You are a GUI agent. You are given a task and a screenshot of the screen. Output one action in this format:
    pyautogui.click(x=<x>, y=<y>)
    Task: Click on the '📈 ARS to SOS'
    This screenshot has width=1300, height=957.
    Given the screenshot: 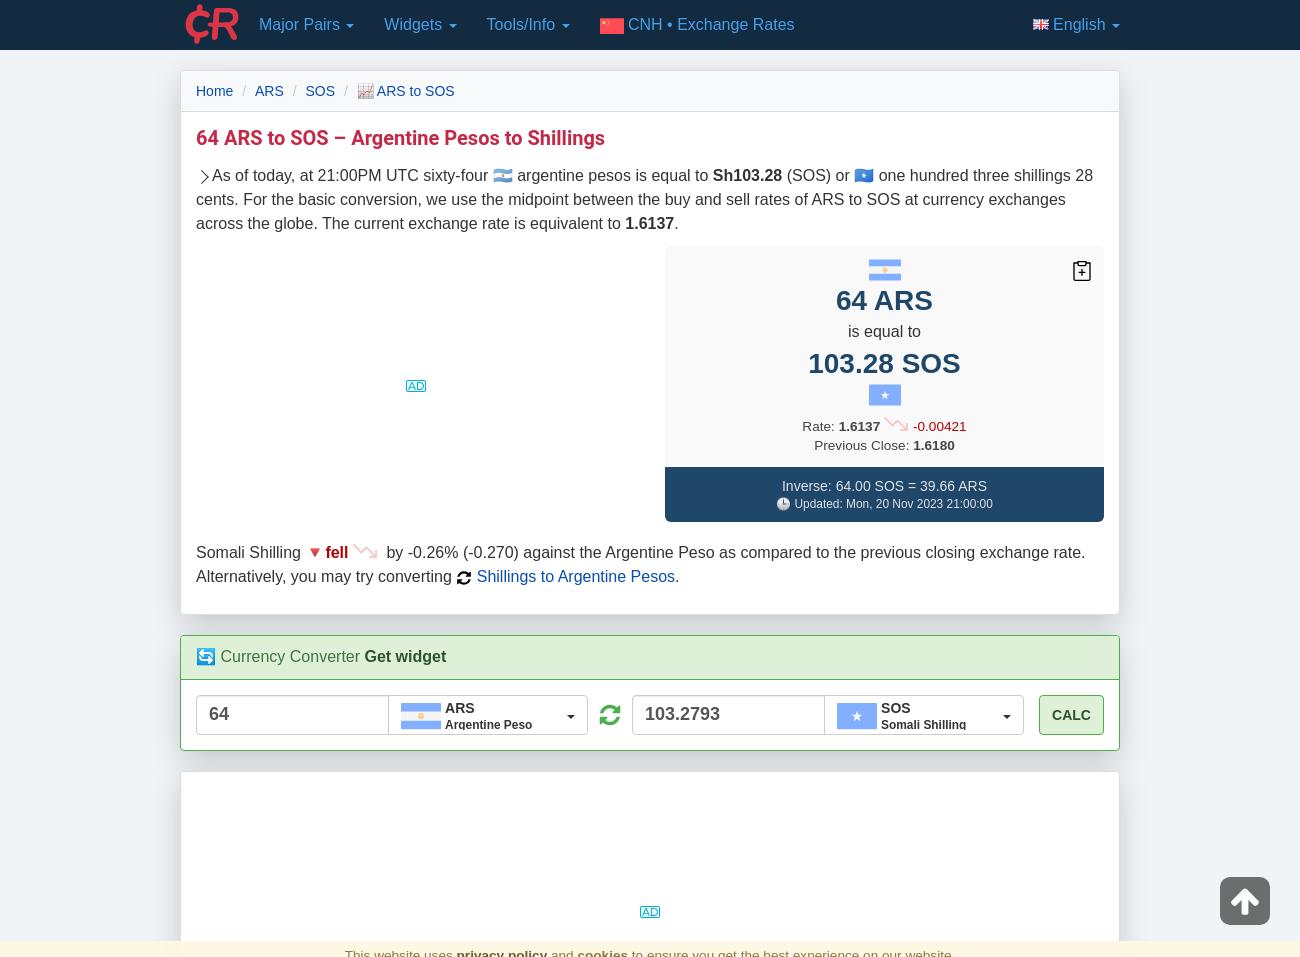 What is the action you would take?
    pyautogui.click(x=404, y=90)
    